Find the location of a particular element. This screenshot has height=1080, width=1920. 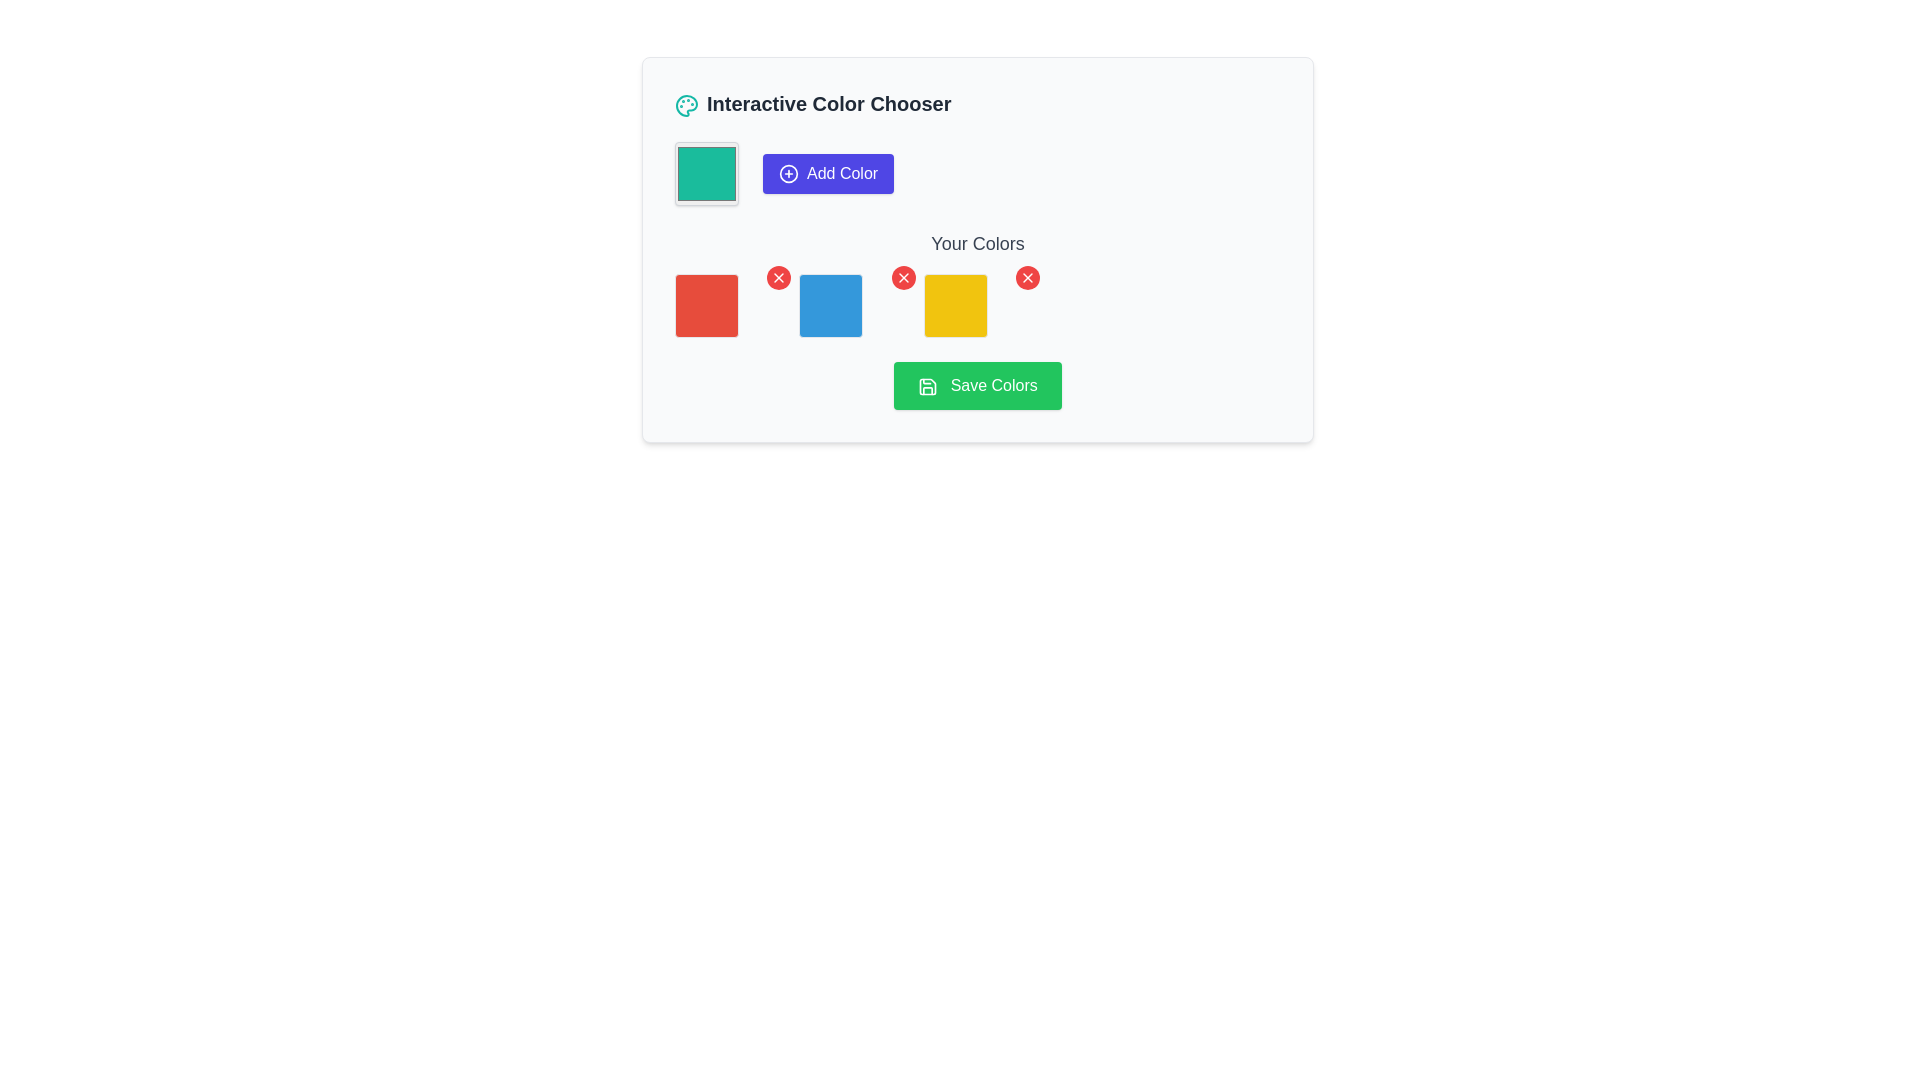

the circular red button with a white 'X' icon located at the top-right corner of the second blue square in the 'Your Colors' section is located at coordinates (902, 277).